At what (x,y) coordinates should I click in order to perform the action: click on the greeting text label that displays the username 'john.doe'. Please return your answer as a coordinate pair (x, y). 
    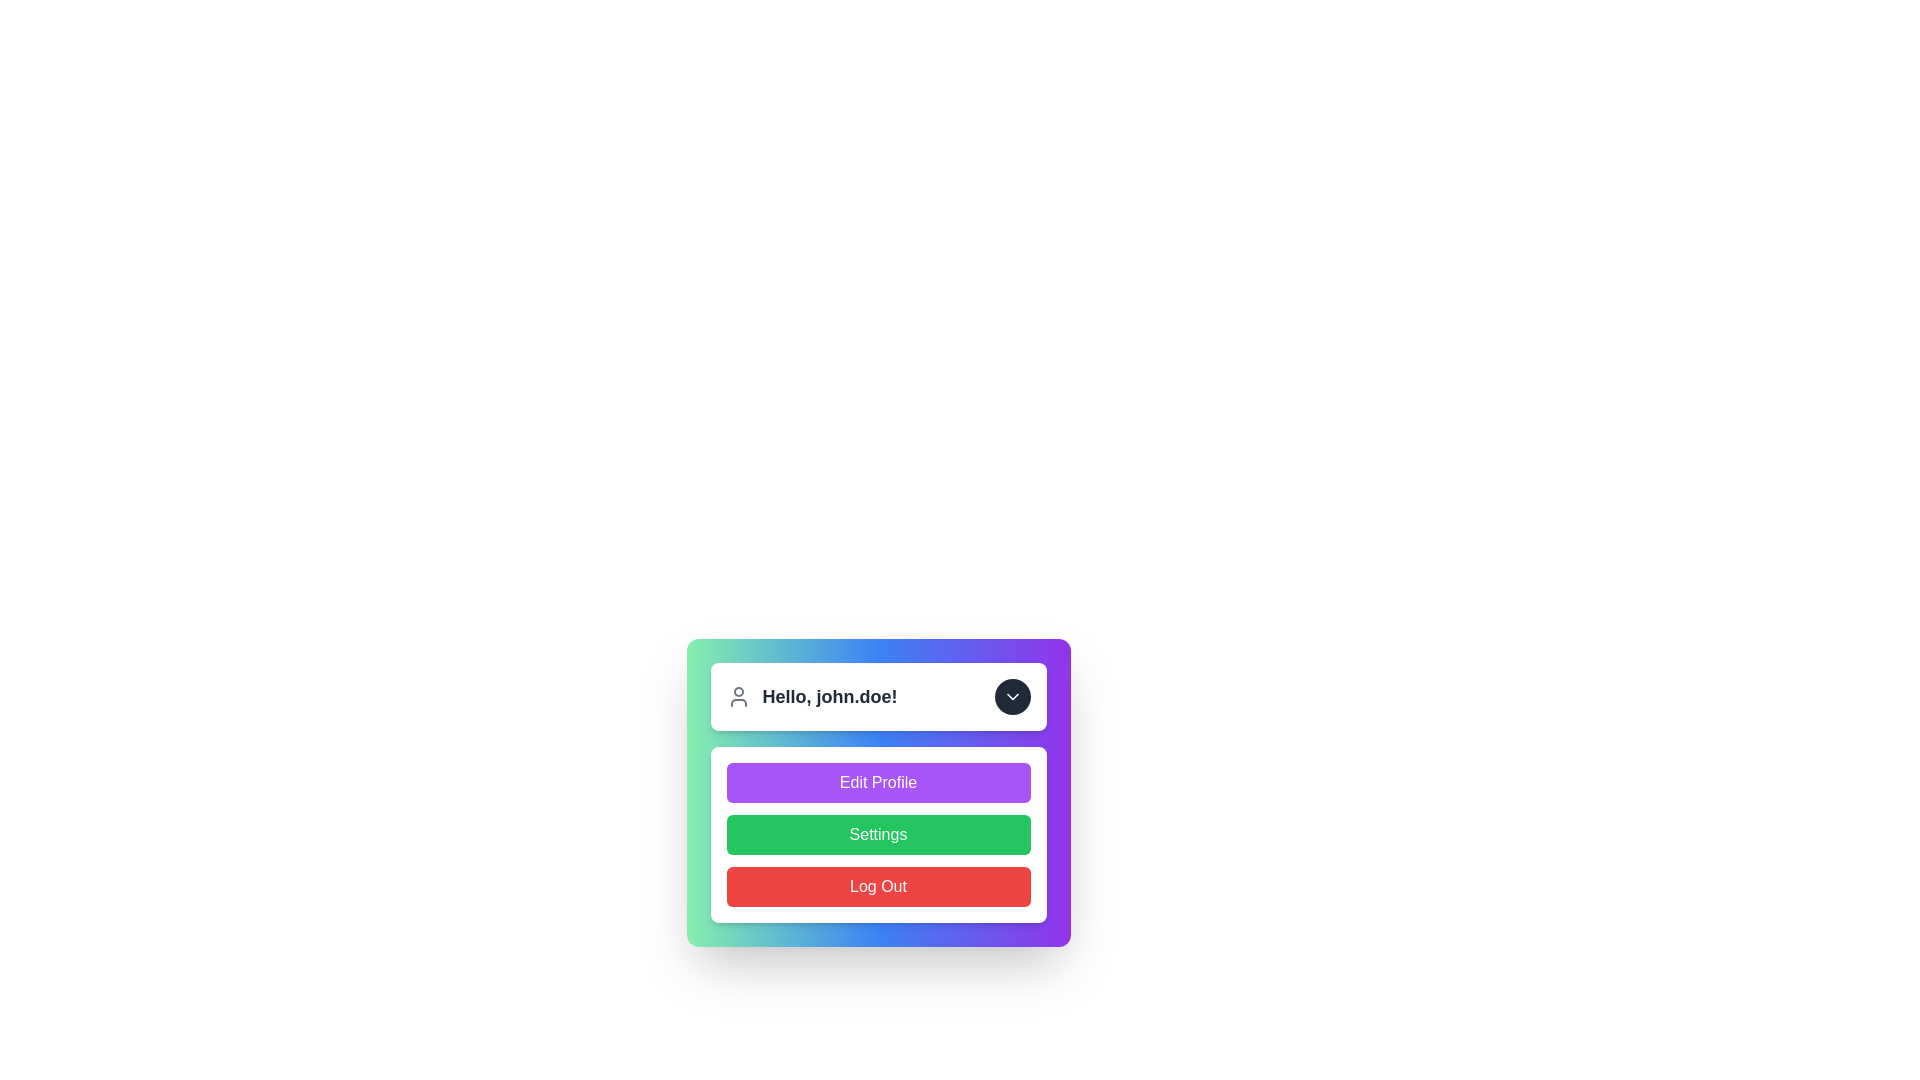
    Looking at the image, I should click on (830, 696).